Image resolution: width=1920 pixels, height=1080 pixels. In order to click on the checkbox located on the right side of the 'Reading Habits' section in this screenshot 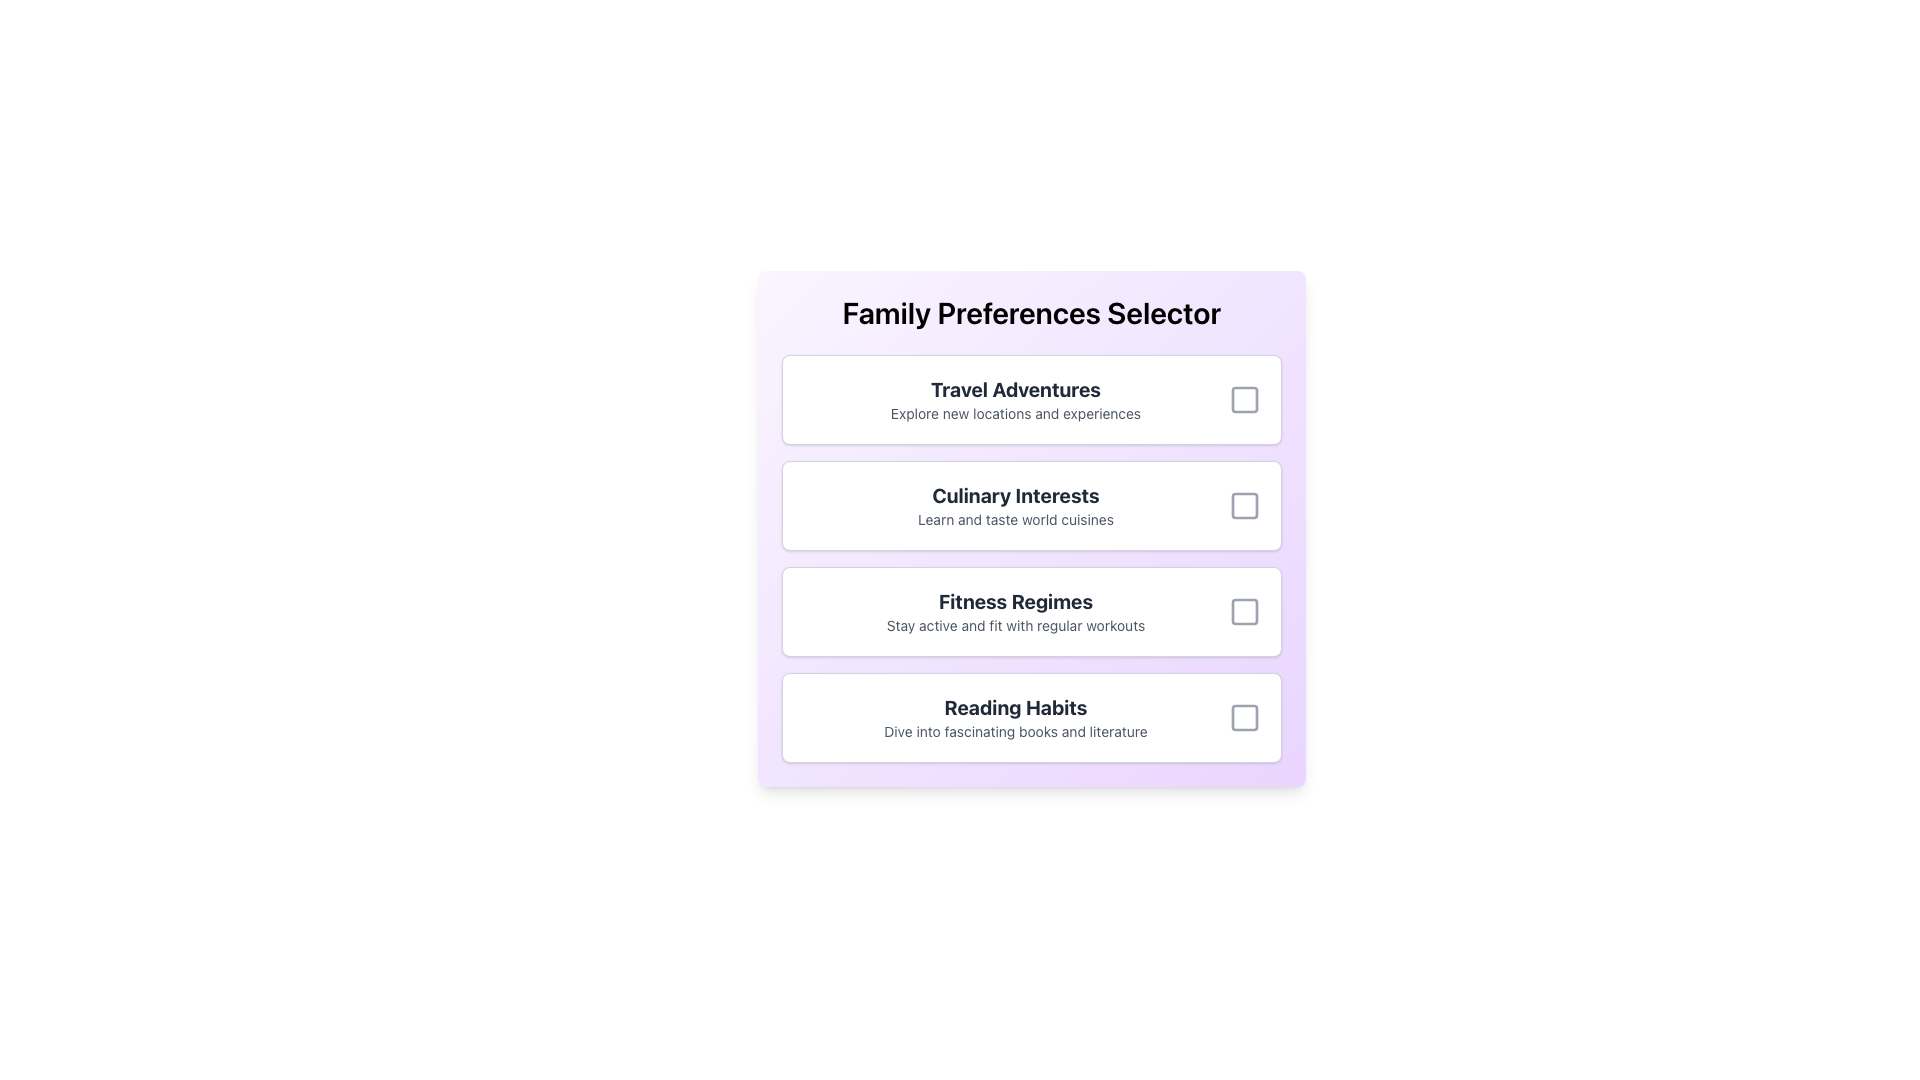, I will do `click(1243, 716)`.